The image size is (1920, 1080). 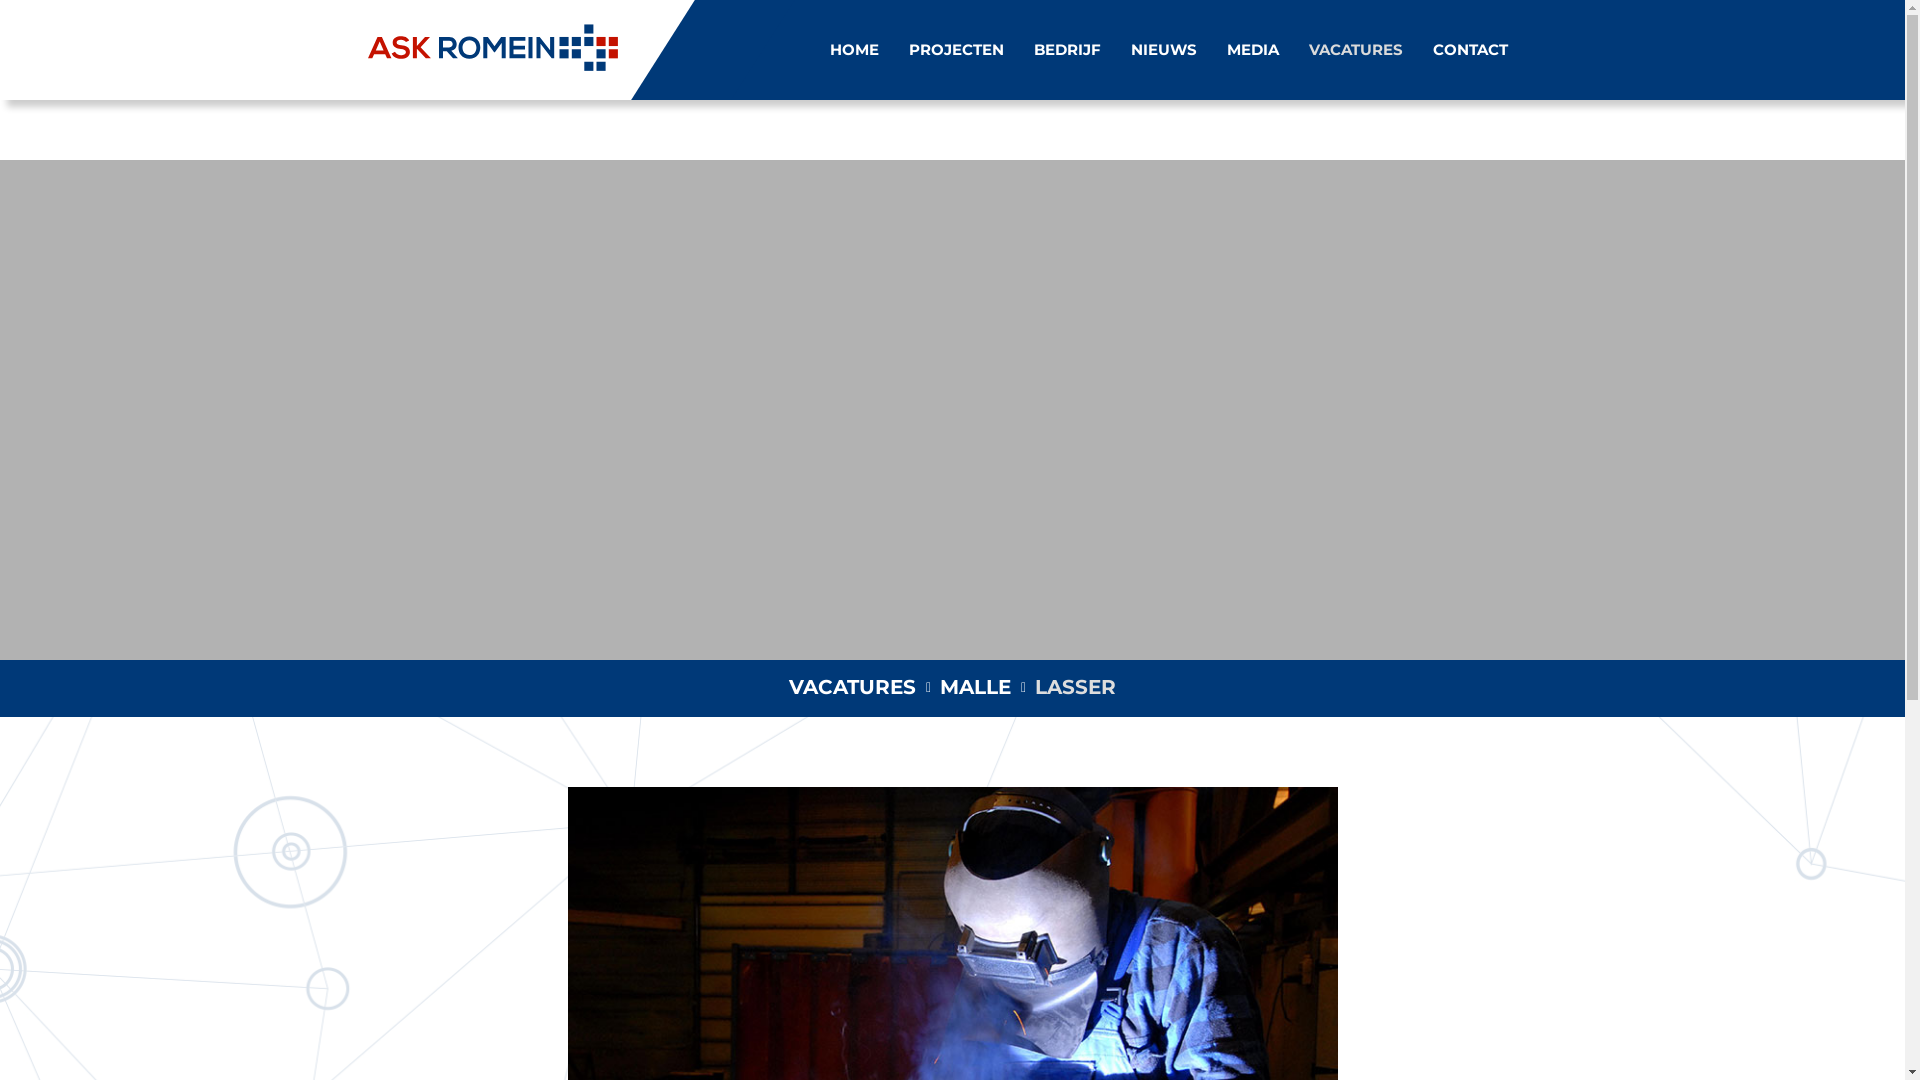 I want to click on 'HOME', so click(x=830, y=49).